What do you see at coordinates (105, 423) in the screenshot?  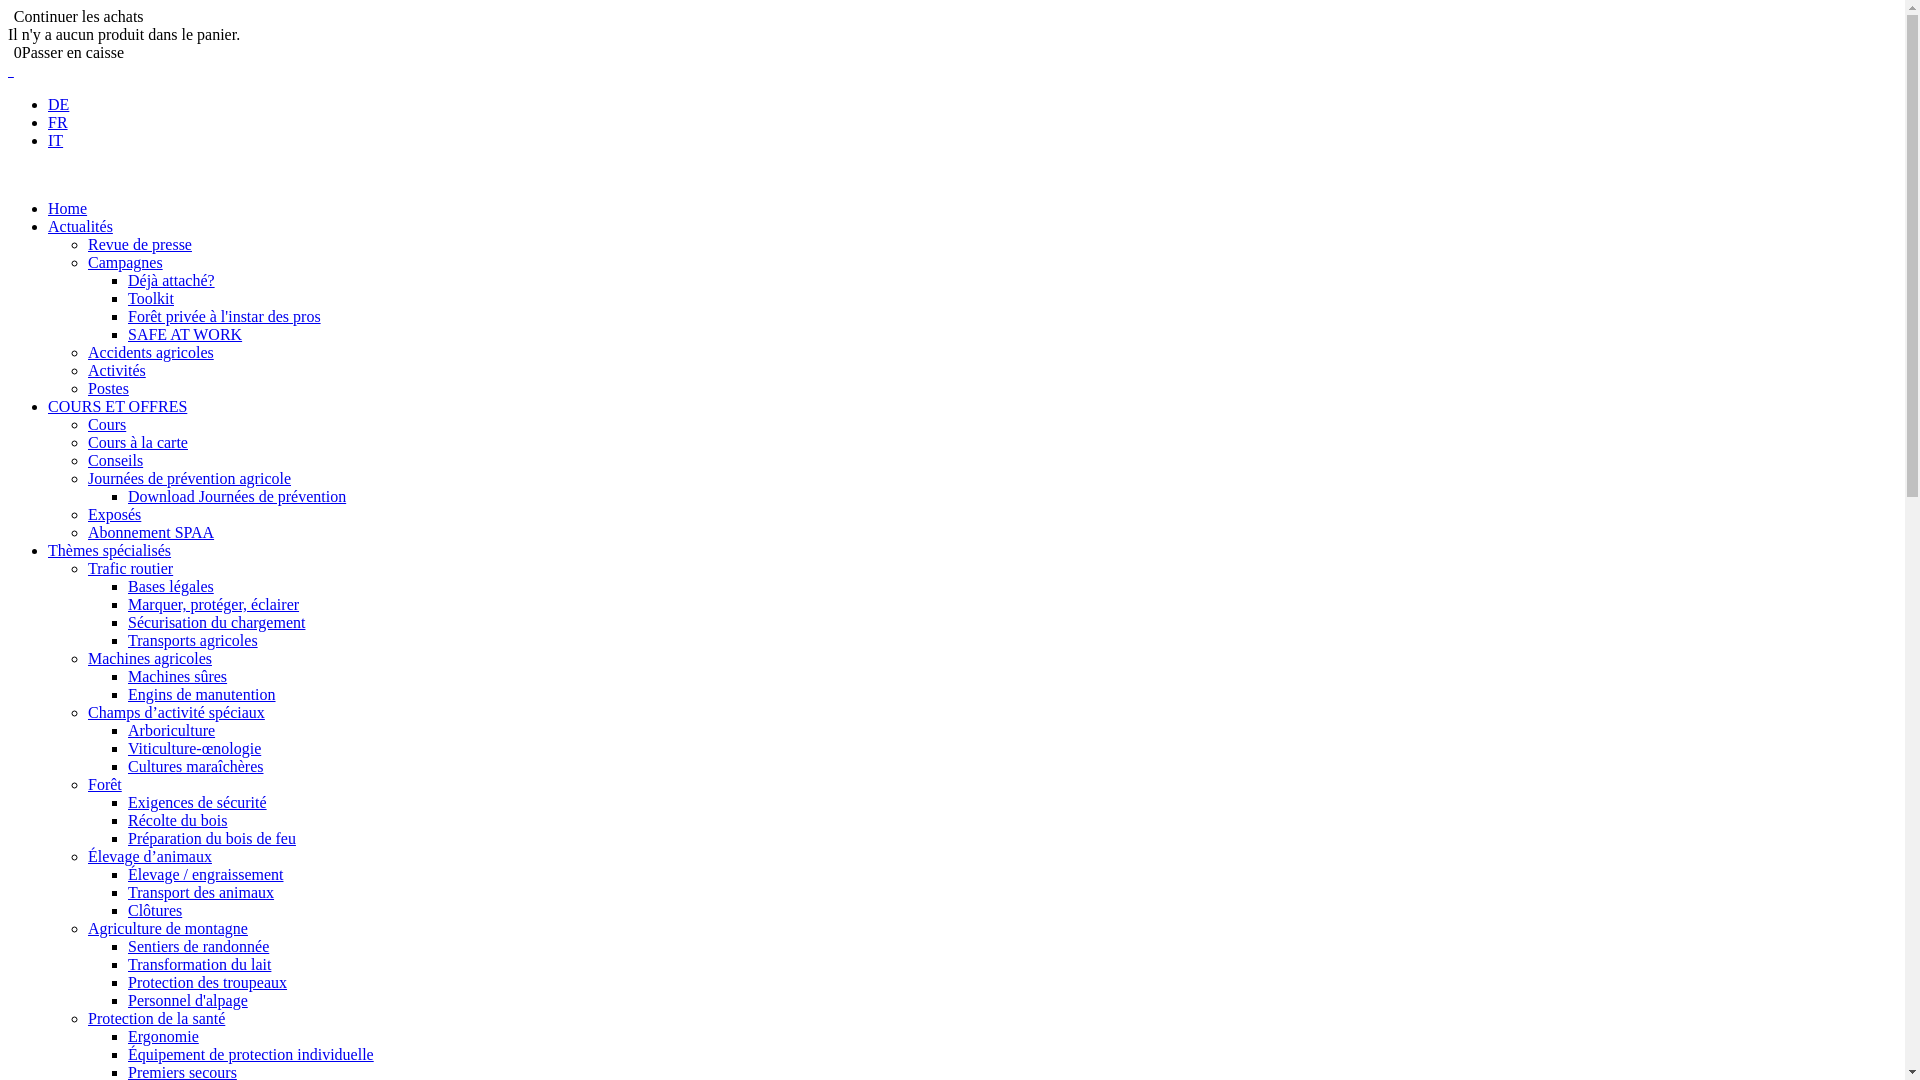 I see `'Cours'` at bounding box center [105, 423].